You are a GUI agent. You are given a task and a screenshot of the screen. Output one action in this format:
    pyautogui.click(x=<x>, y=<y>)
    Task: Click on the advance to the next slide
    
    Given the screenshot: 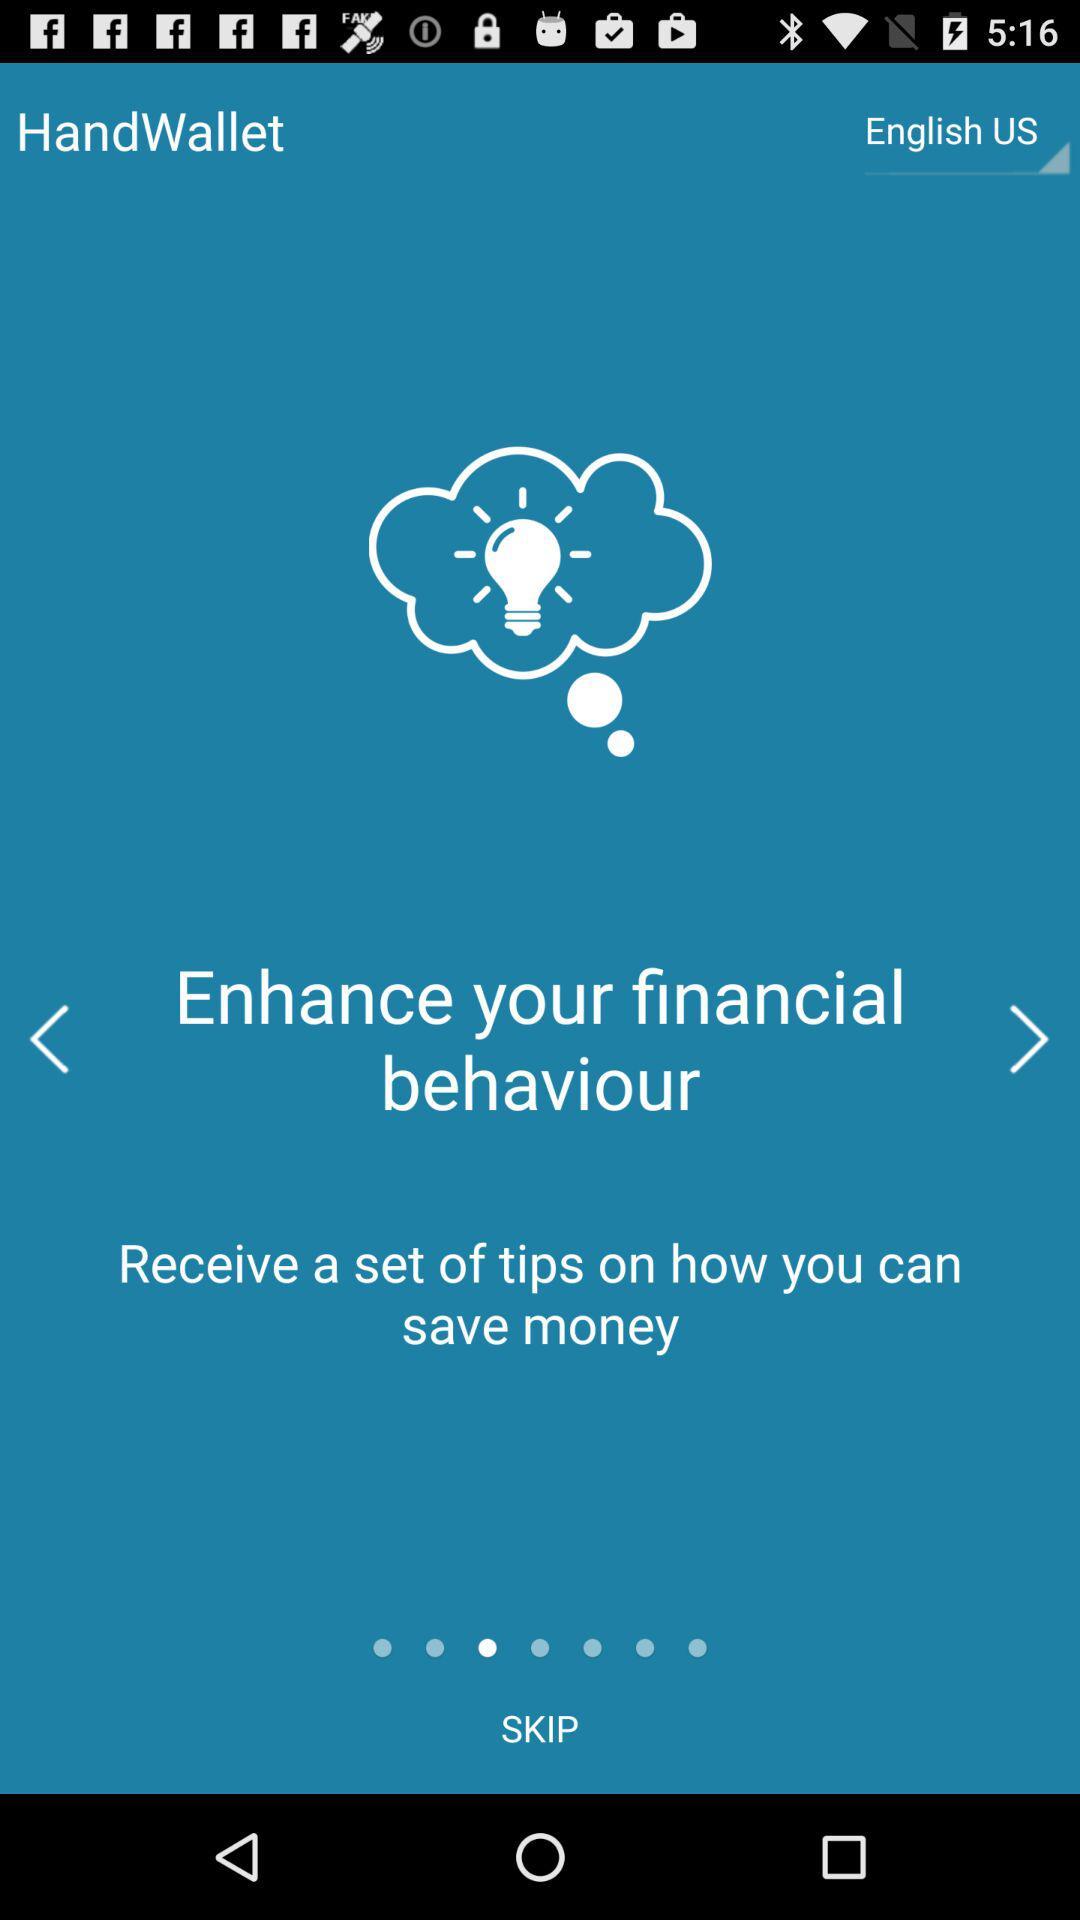 What is the action you would take?
    pyautogui.click(x=1030, y=1039)
    